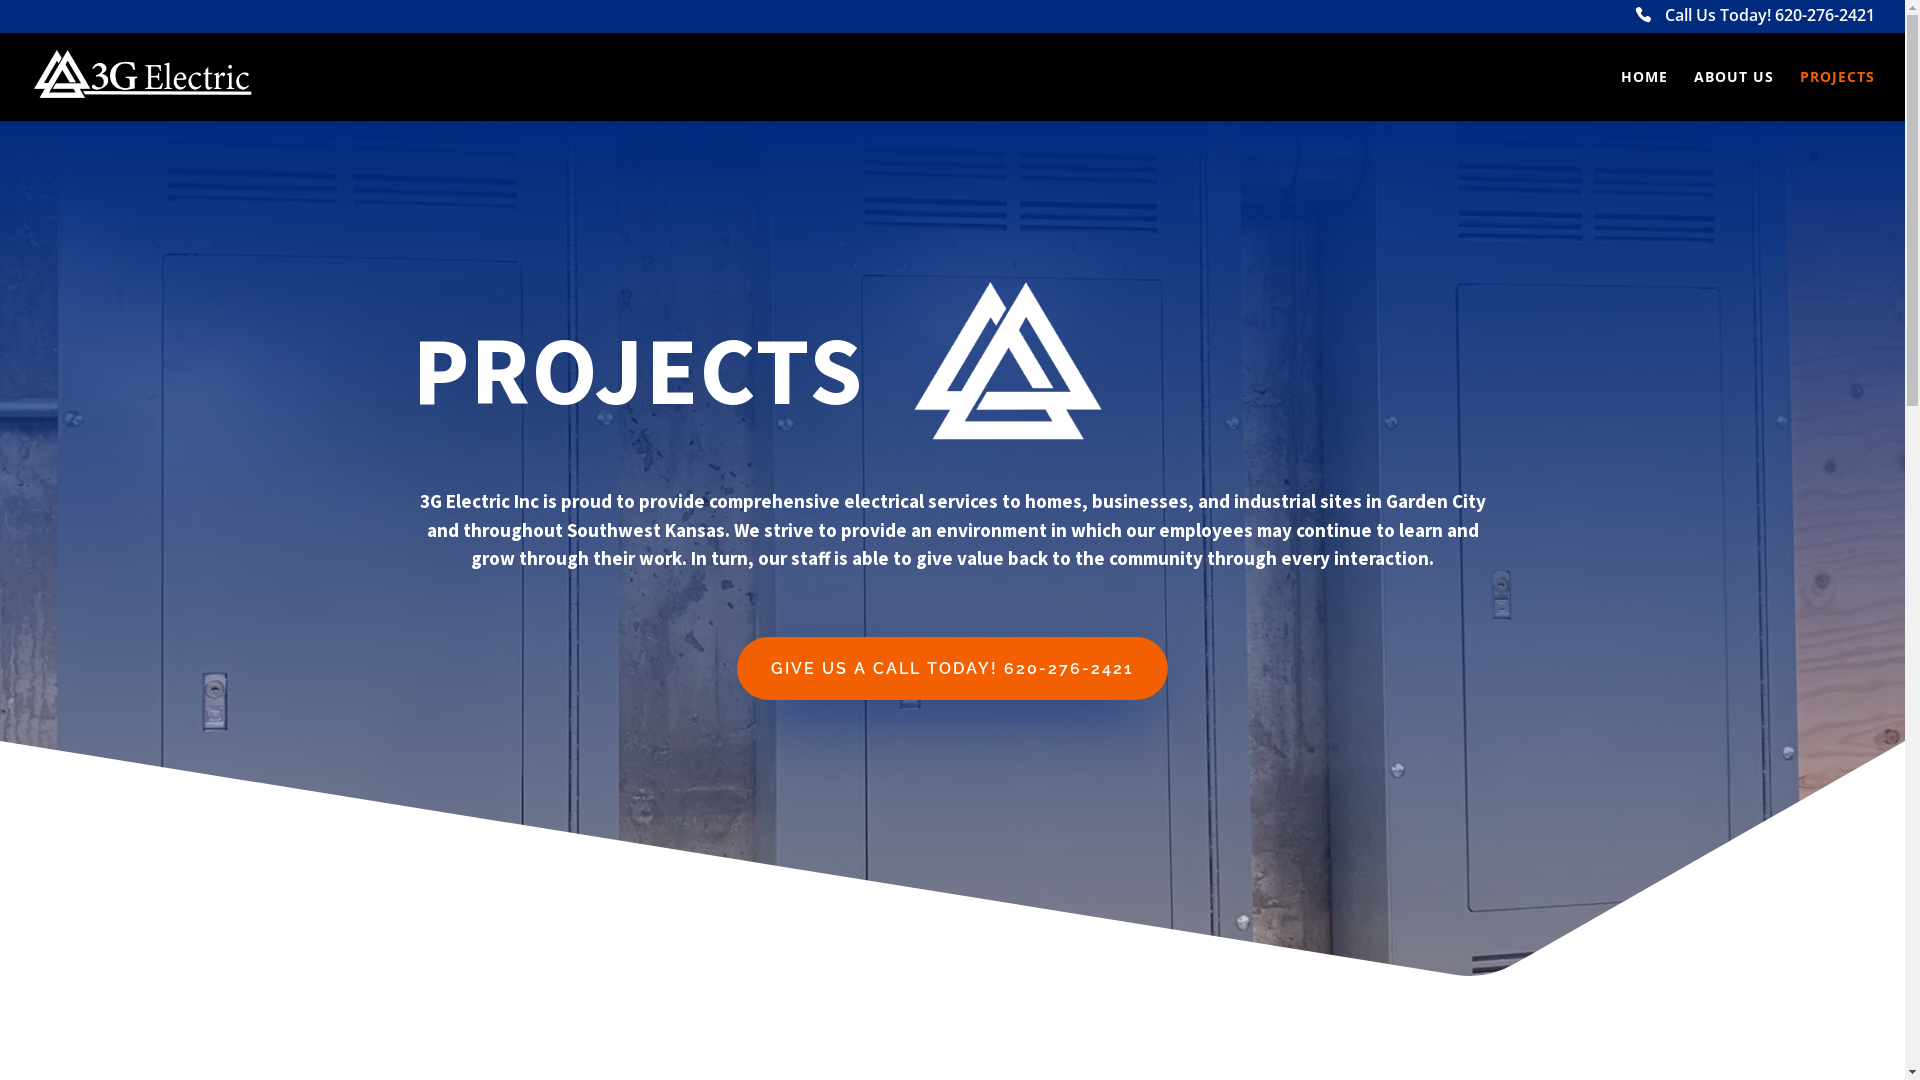  I want to click on 'ABOUT US', so click(1693, 95).